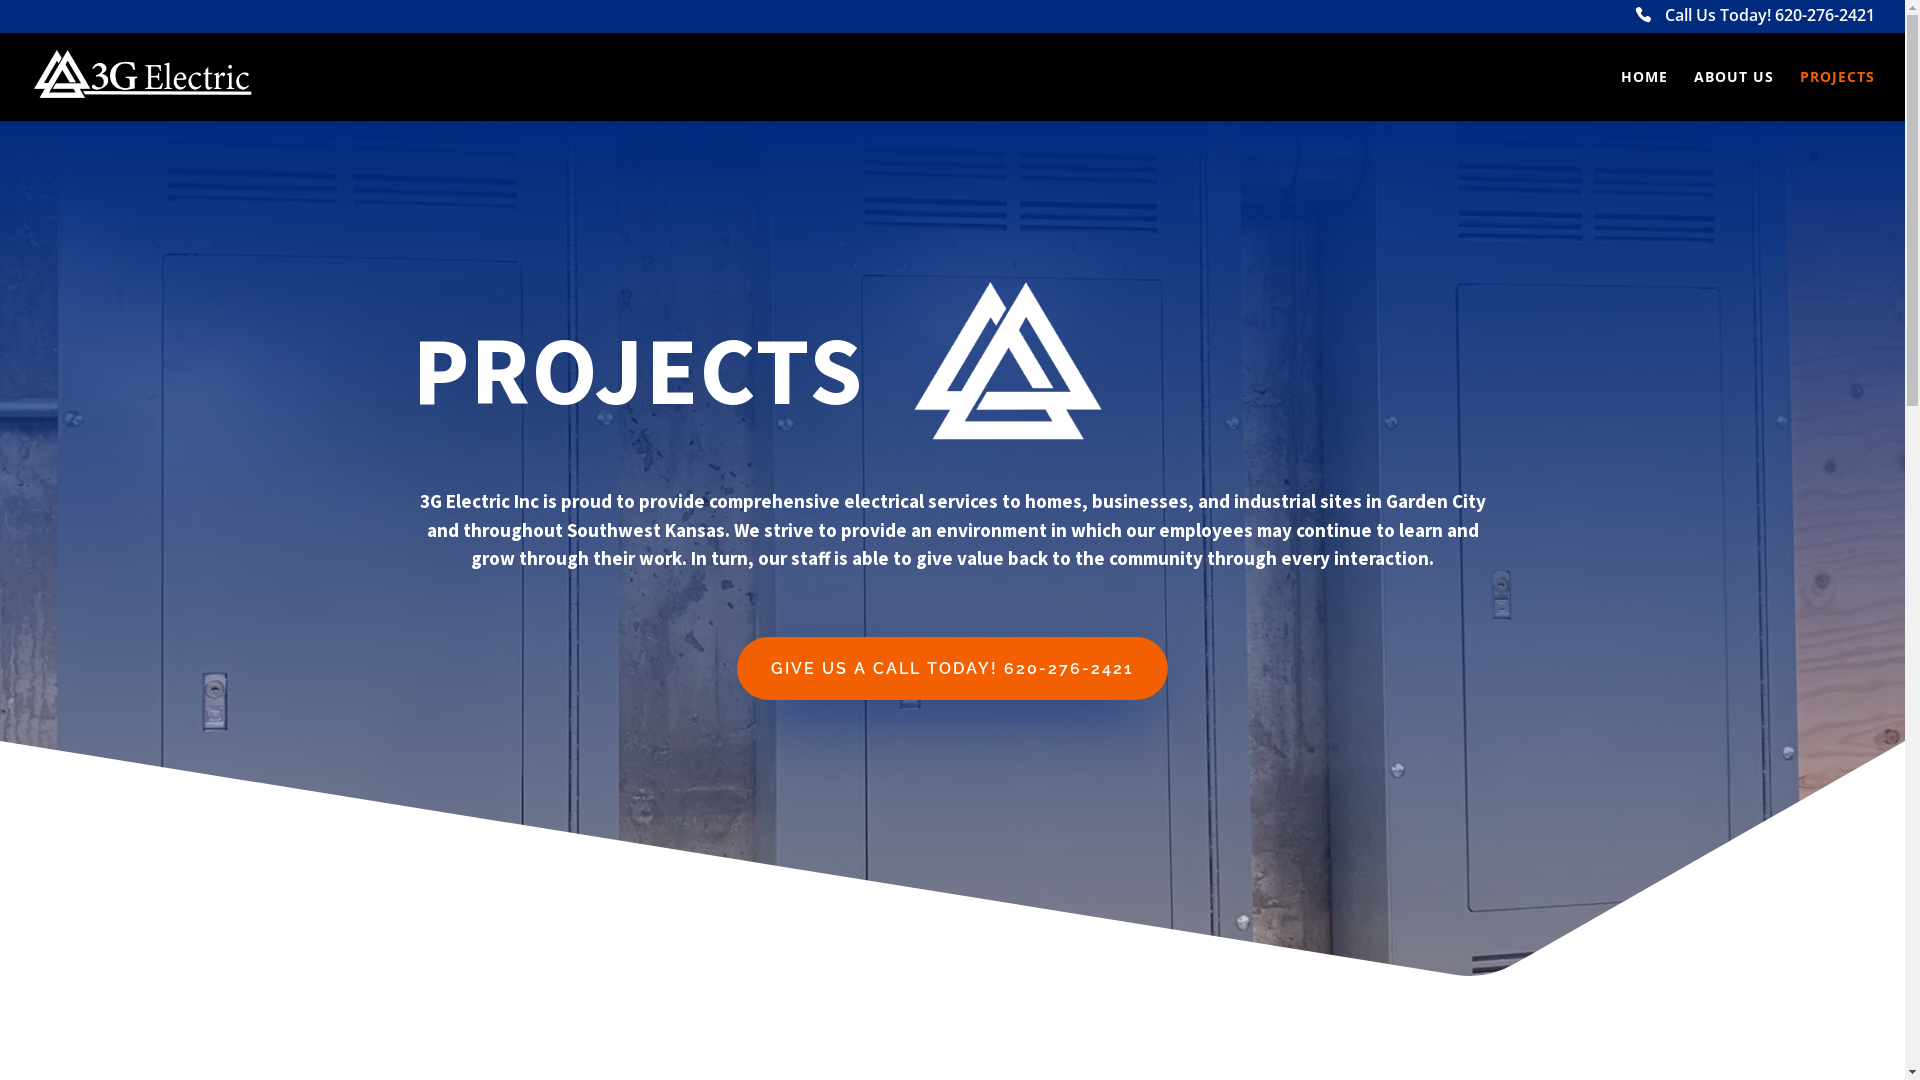  I want to click on 'ABOUT US', so click(1693, 95).